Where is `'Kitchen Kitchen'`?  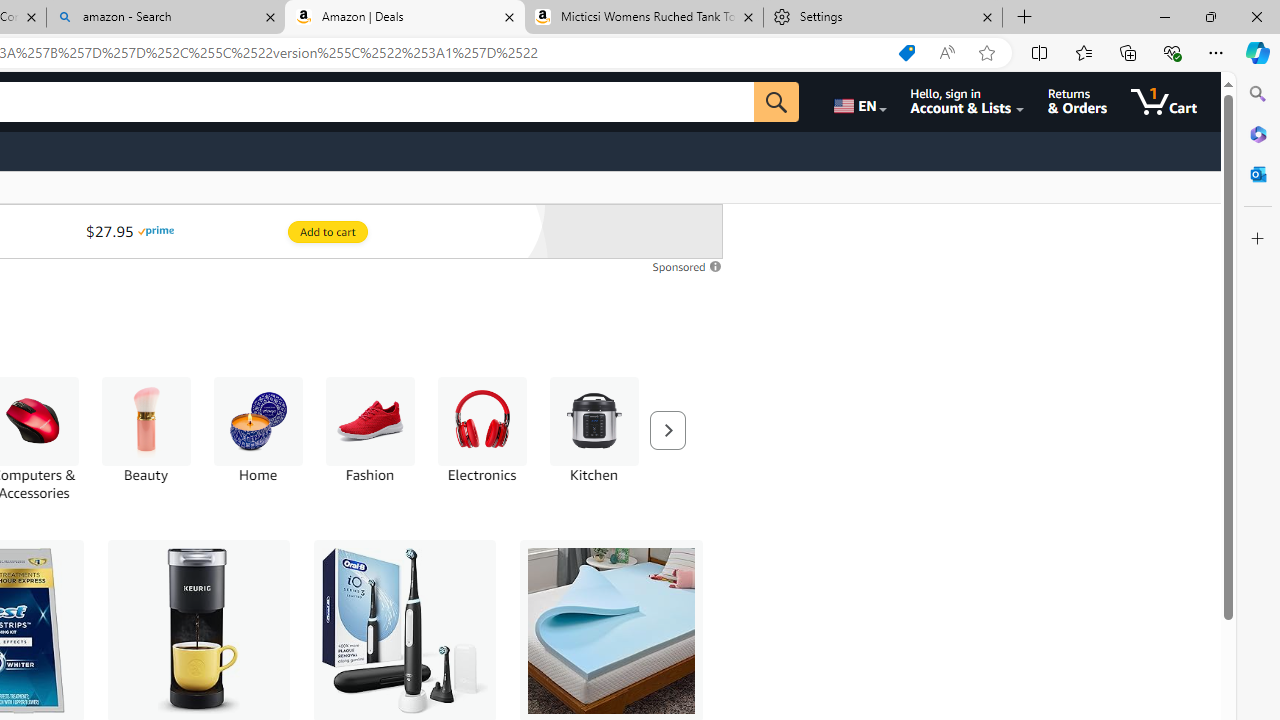 'Kitchen Kitchen' is located at coordinates (592, 429).